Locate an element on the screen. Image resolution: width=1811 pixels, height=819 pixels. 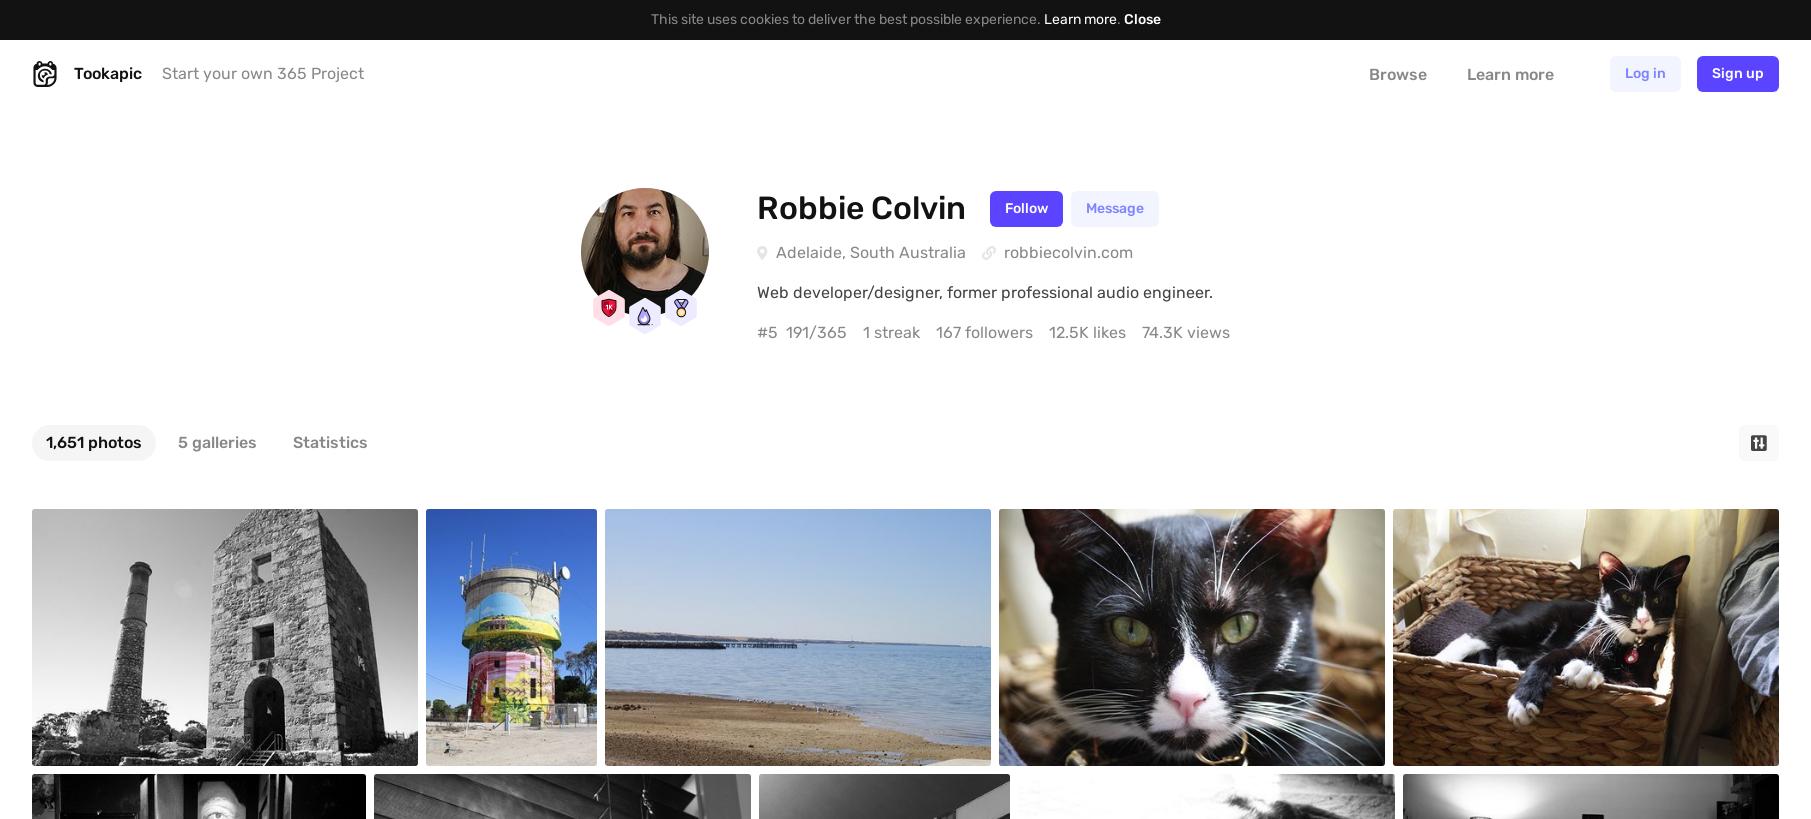
'#1,645' is located at coordinates (399, 804).